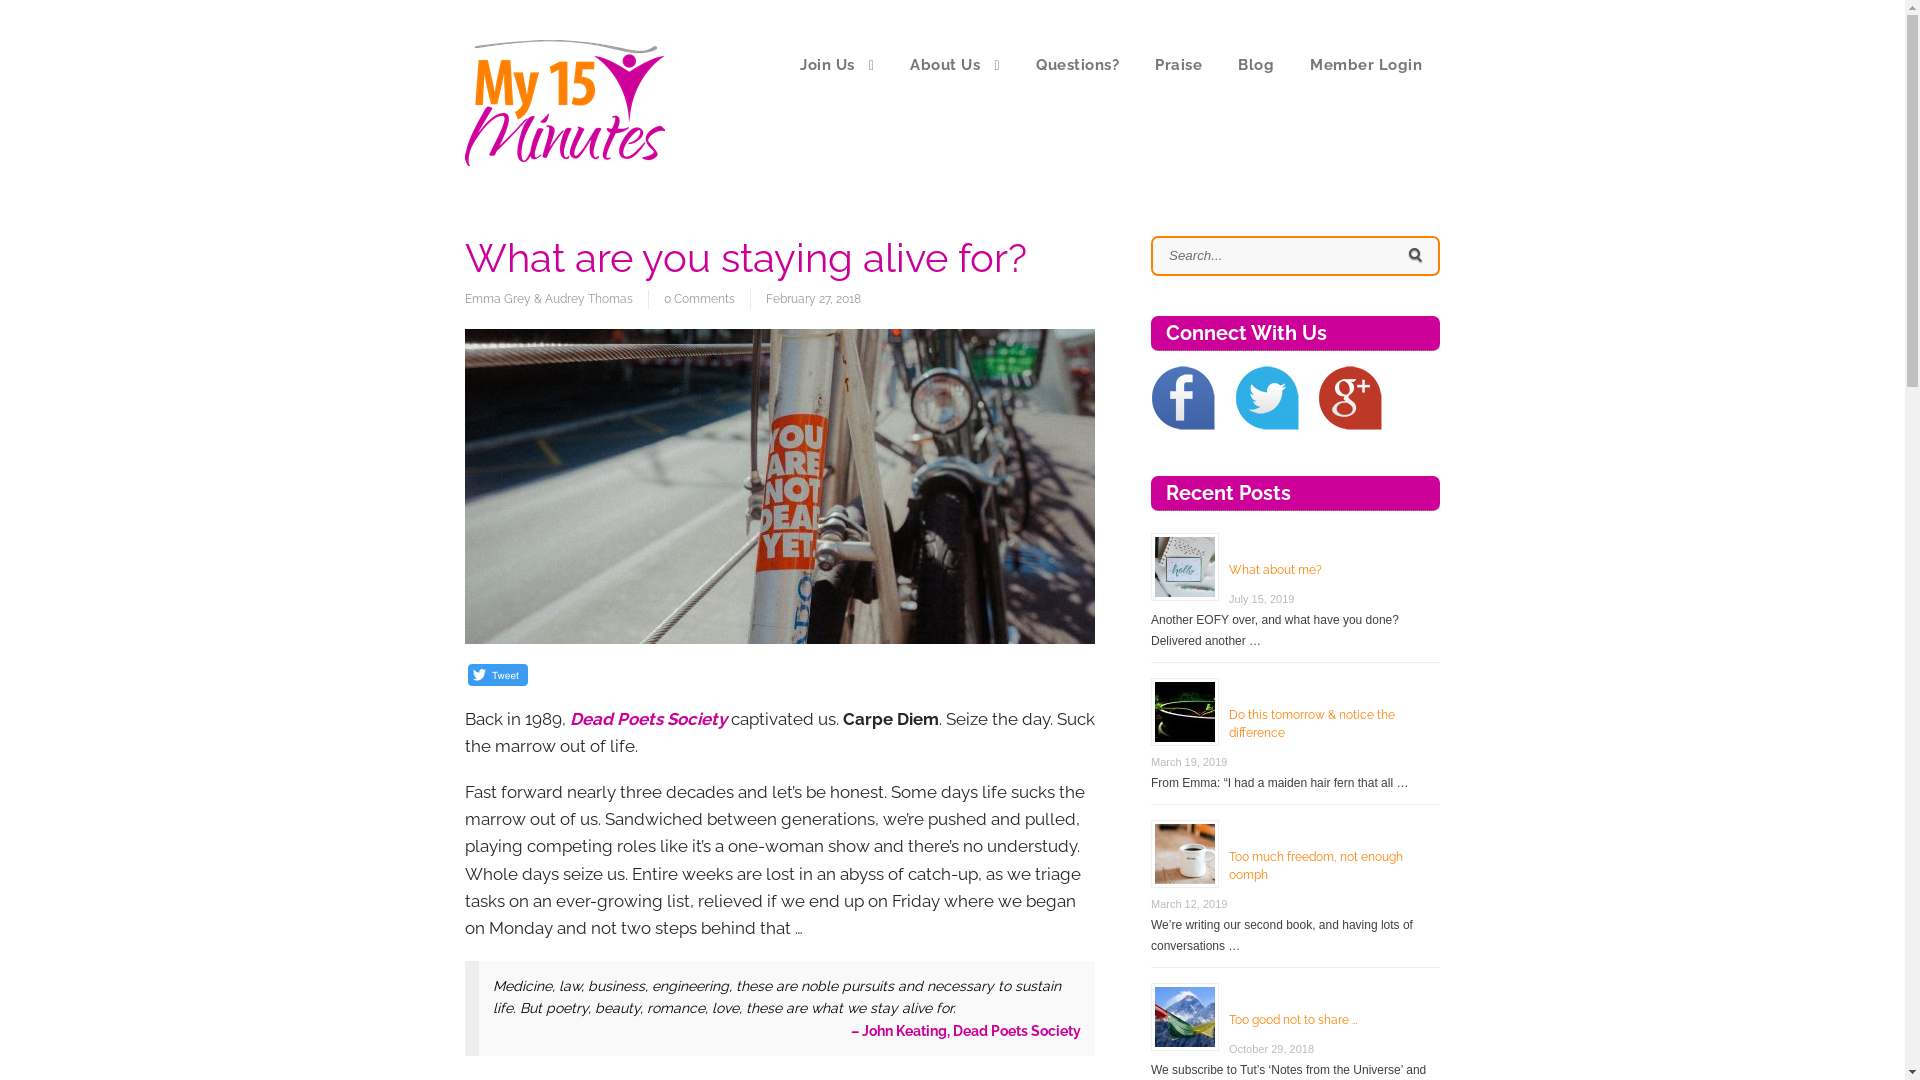 Image resolution: width=1920 pixels, height=1080 pixels. What do you see at coordinates (1076, 64) in the screenshot?
I see `'Questions?'` at bounding box center [1076, 64].